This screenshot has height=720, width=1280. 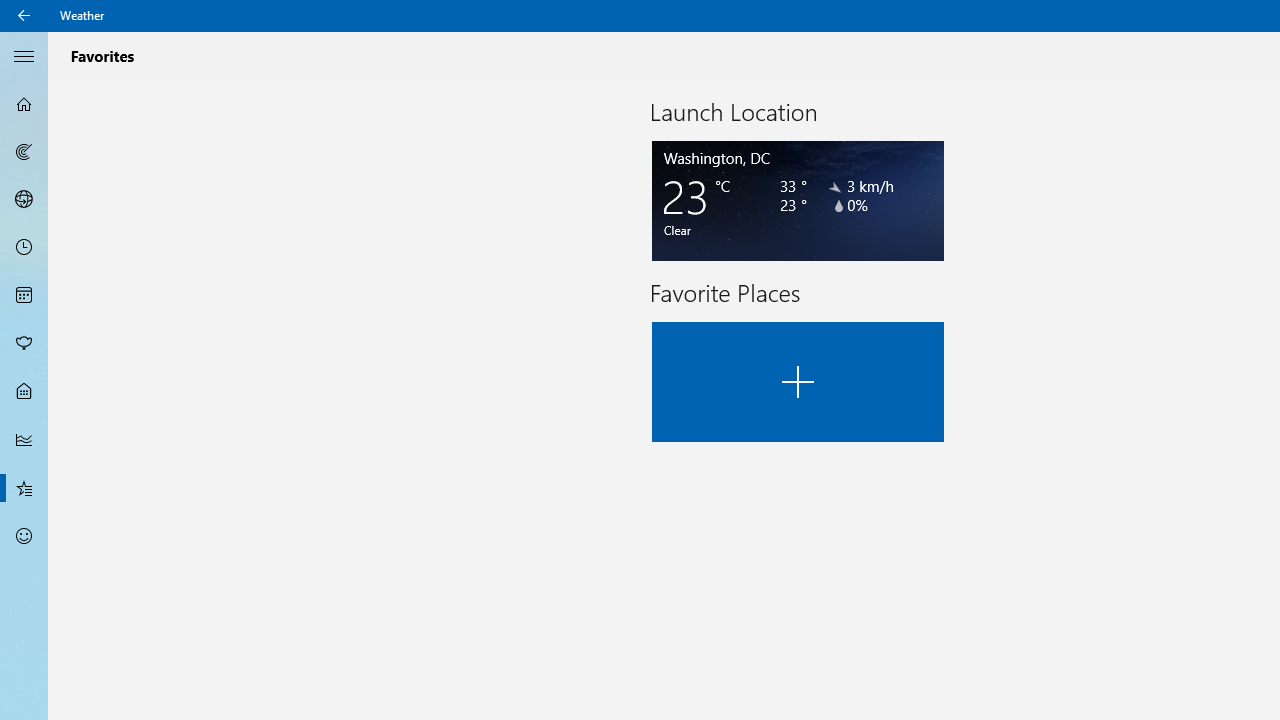 I want to click on 'Maps - Not Selected', so click(x=24, y=150).